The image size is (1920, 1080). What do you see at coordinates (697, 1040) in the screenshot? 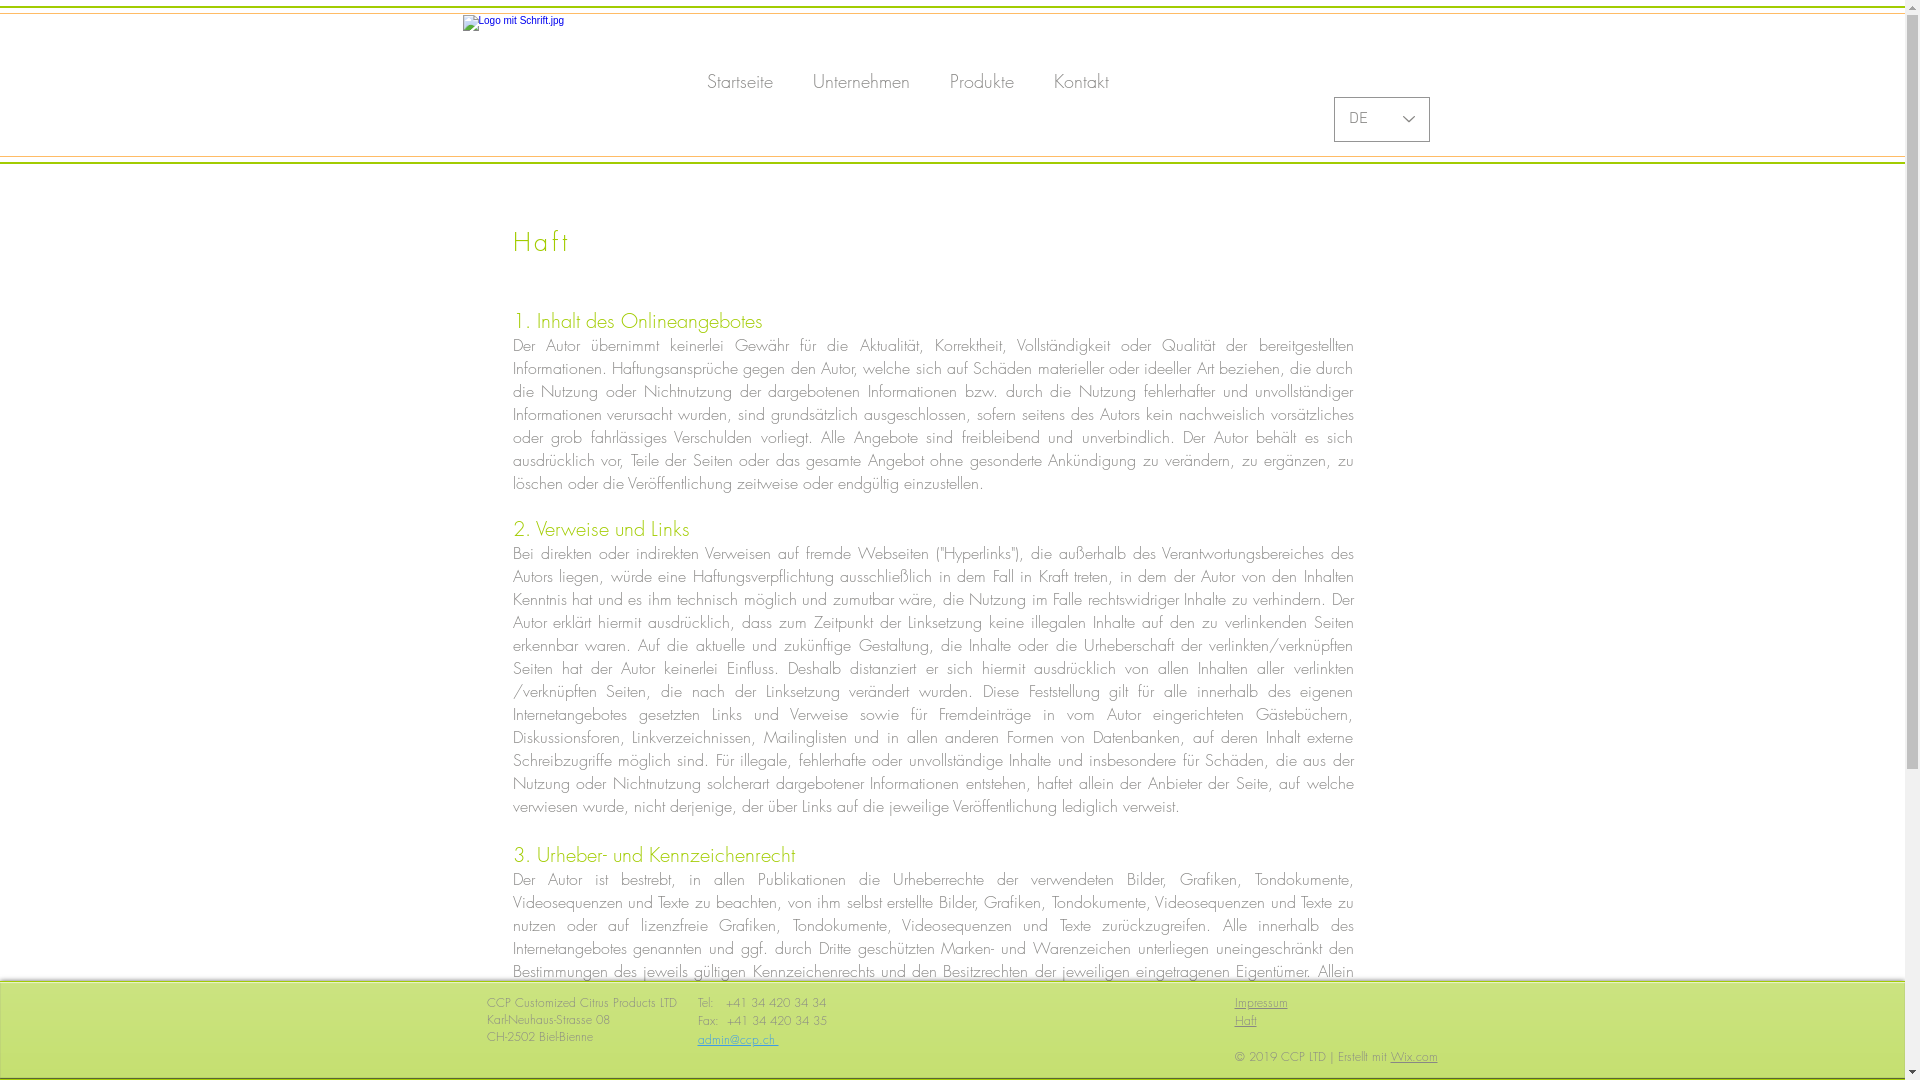
I see `'admin@ccp.ch '` at bounding box center [697, 1040].